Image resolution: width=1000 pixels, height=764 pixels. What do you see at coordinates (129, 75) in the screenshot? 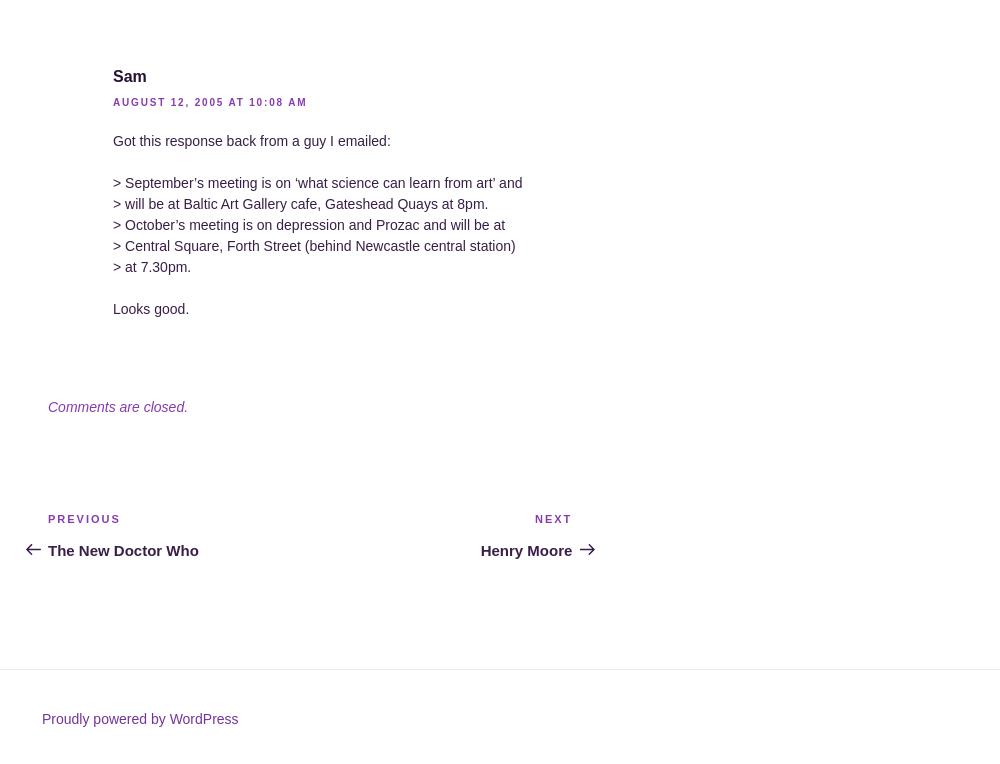
I see `'Sam'` at bounding box center [129, 75].